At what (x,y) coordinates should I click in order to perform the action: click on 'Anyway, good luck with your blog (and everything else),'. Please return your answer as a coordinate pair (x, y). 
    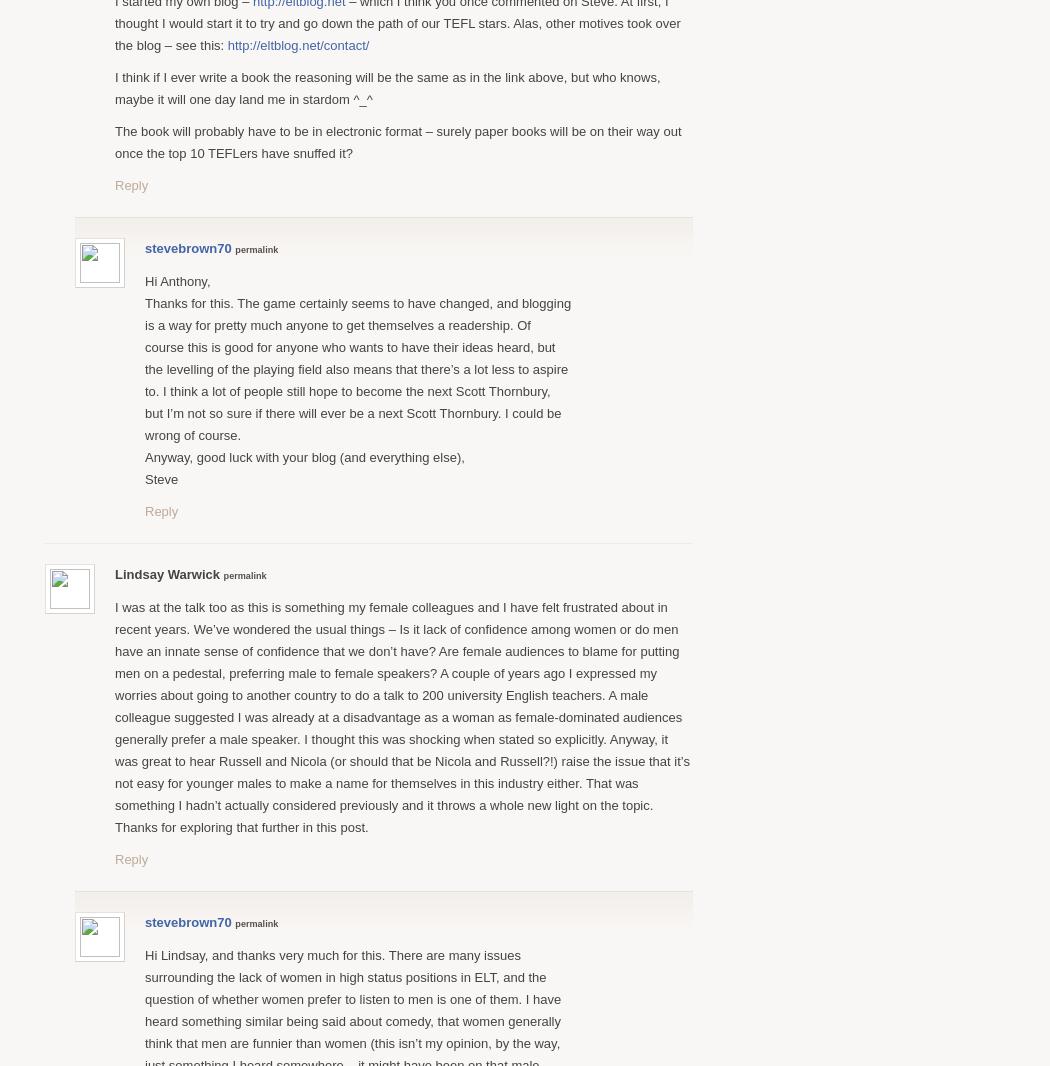
    Looking at the image, I should click on (304, 456).